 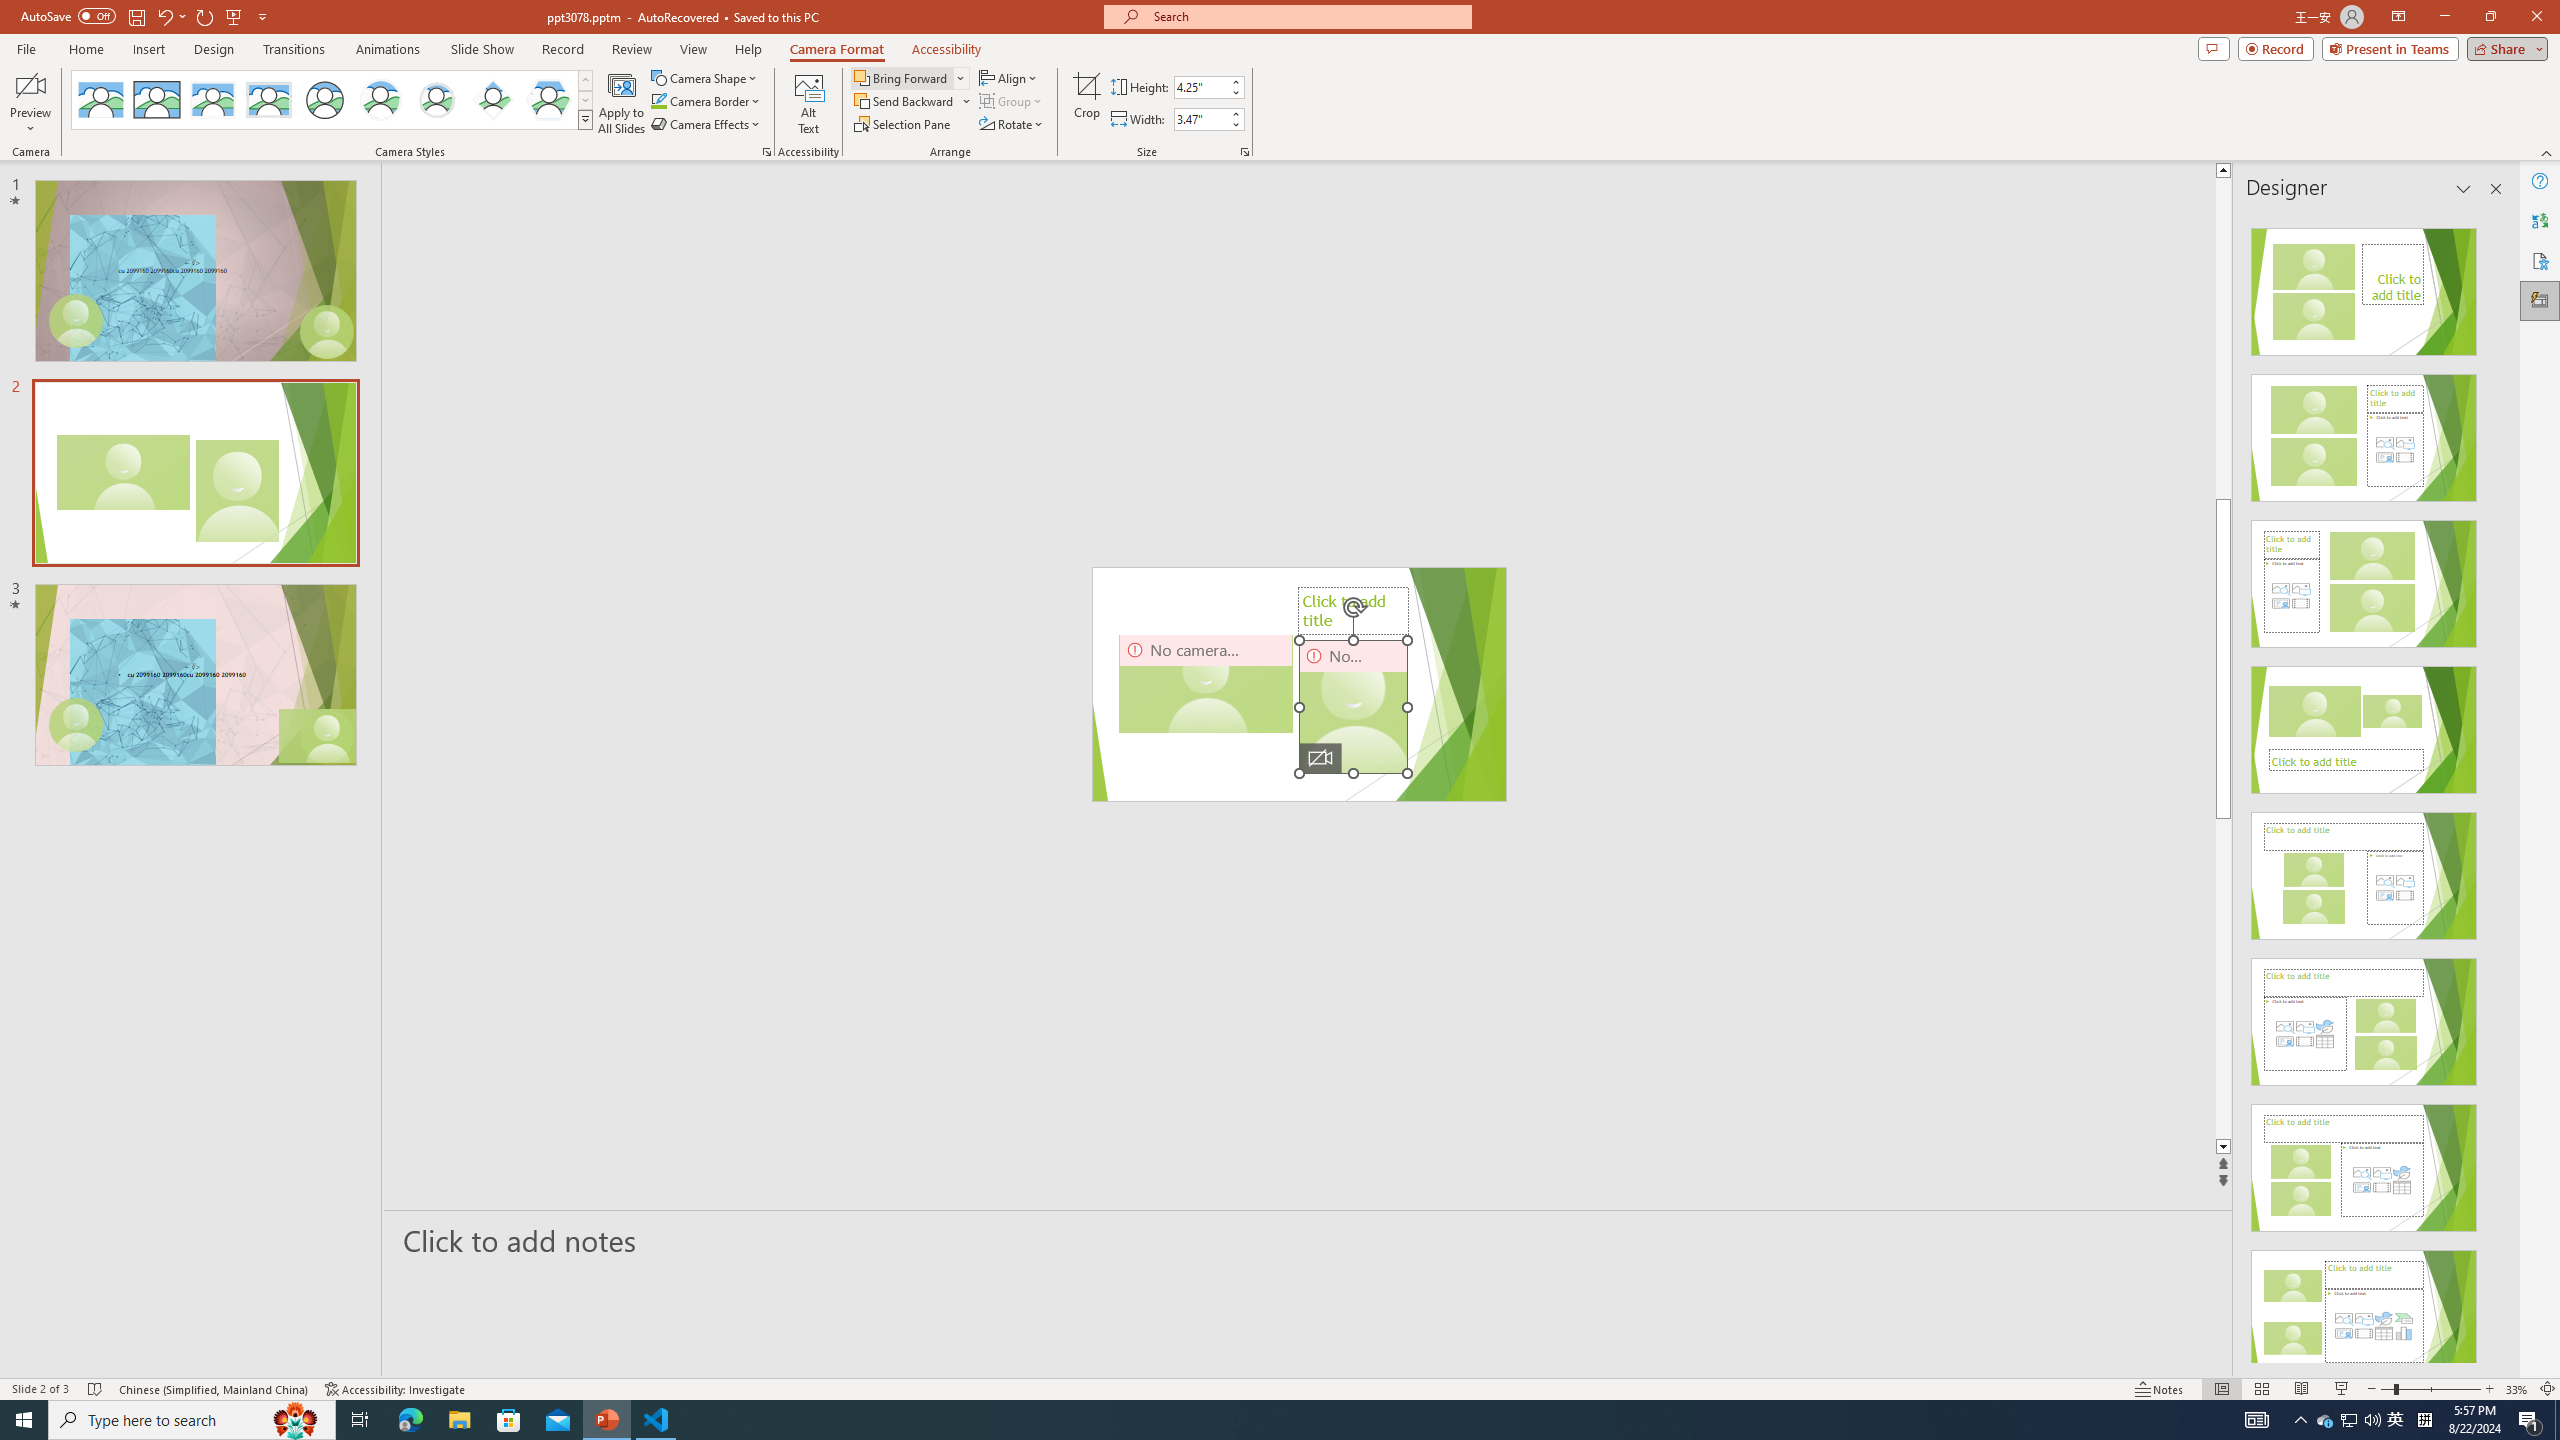 What do you see at coordinates (705, 77) in the screenshot?
I see `'Camera Shape'` at bounding box center [705, 77].